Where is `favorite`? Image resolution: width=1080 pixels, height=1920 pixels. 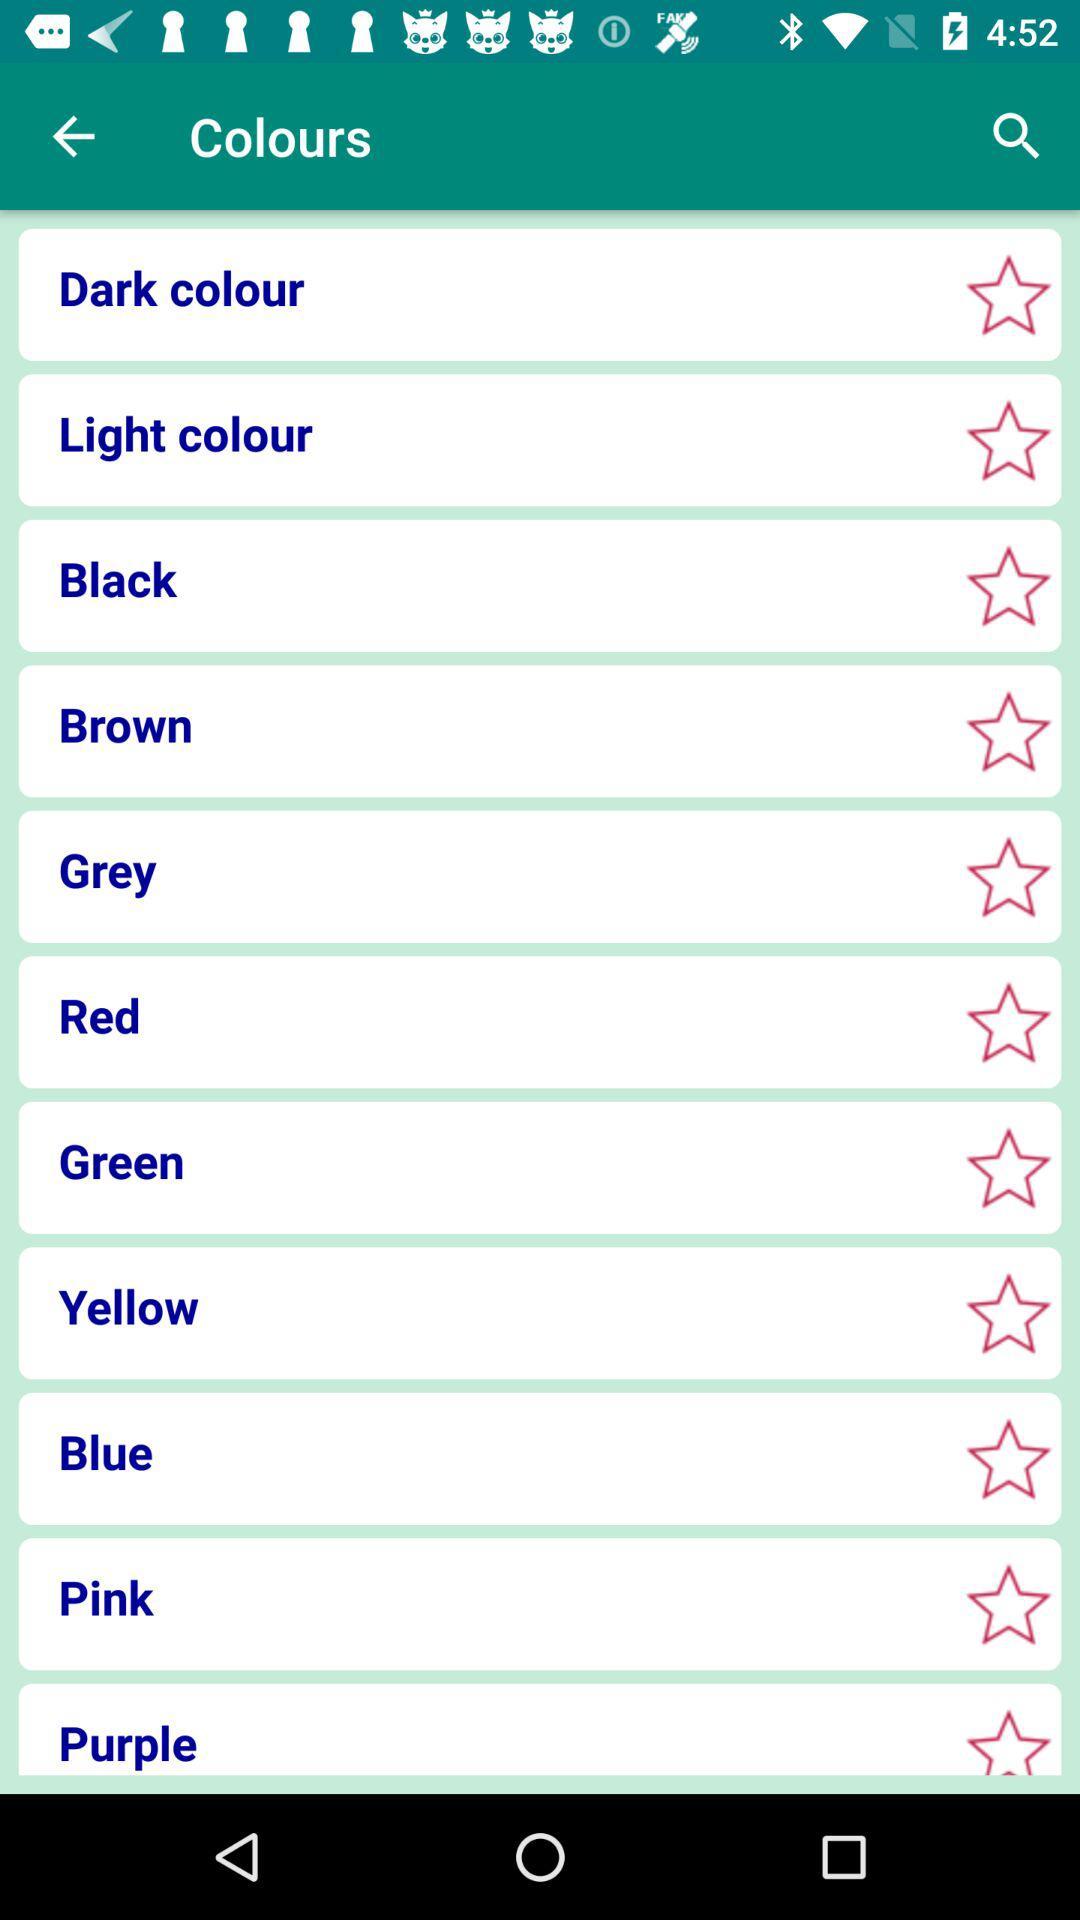
favorite is located at coordinates (1008, 293).